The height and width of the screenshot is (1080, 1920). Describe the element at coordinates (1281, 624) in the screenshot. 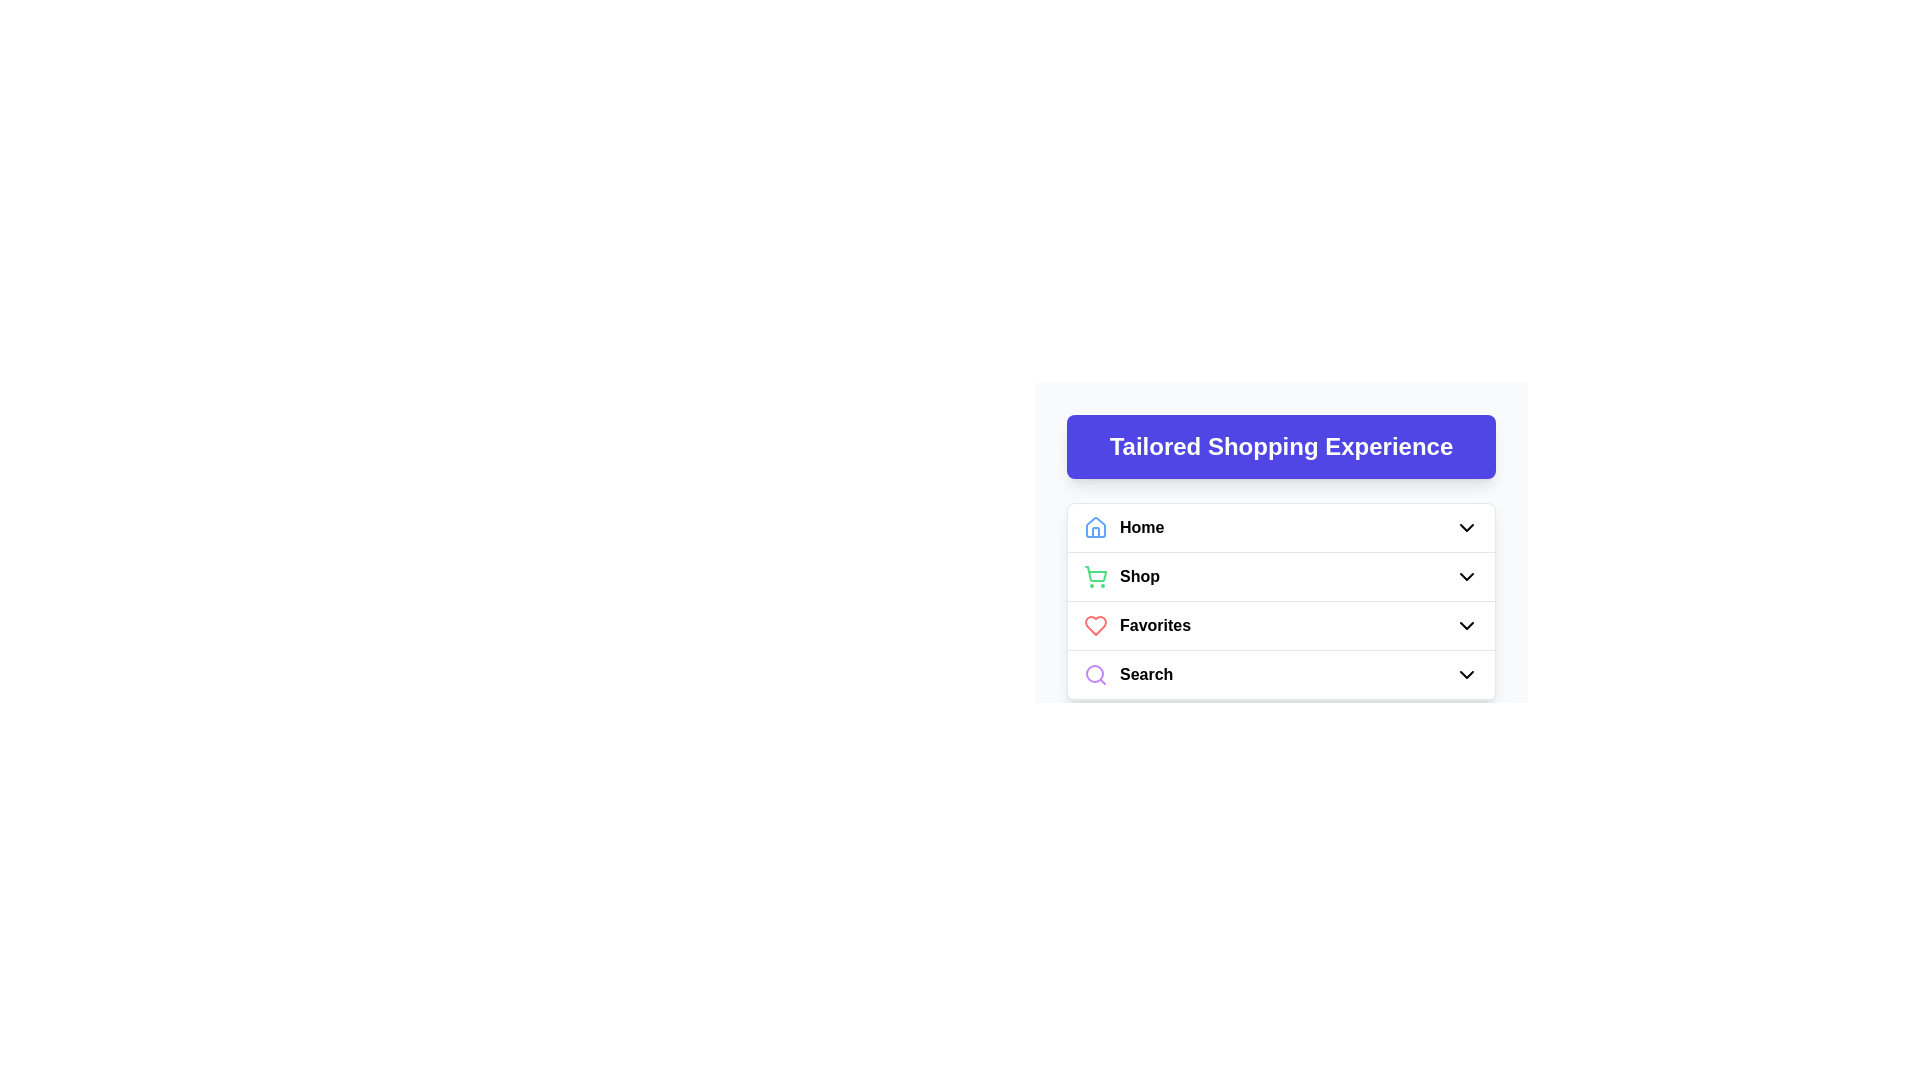

I see `the 'Favorites' menu item, which is the third row in the vertical menu structure` at that location.